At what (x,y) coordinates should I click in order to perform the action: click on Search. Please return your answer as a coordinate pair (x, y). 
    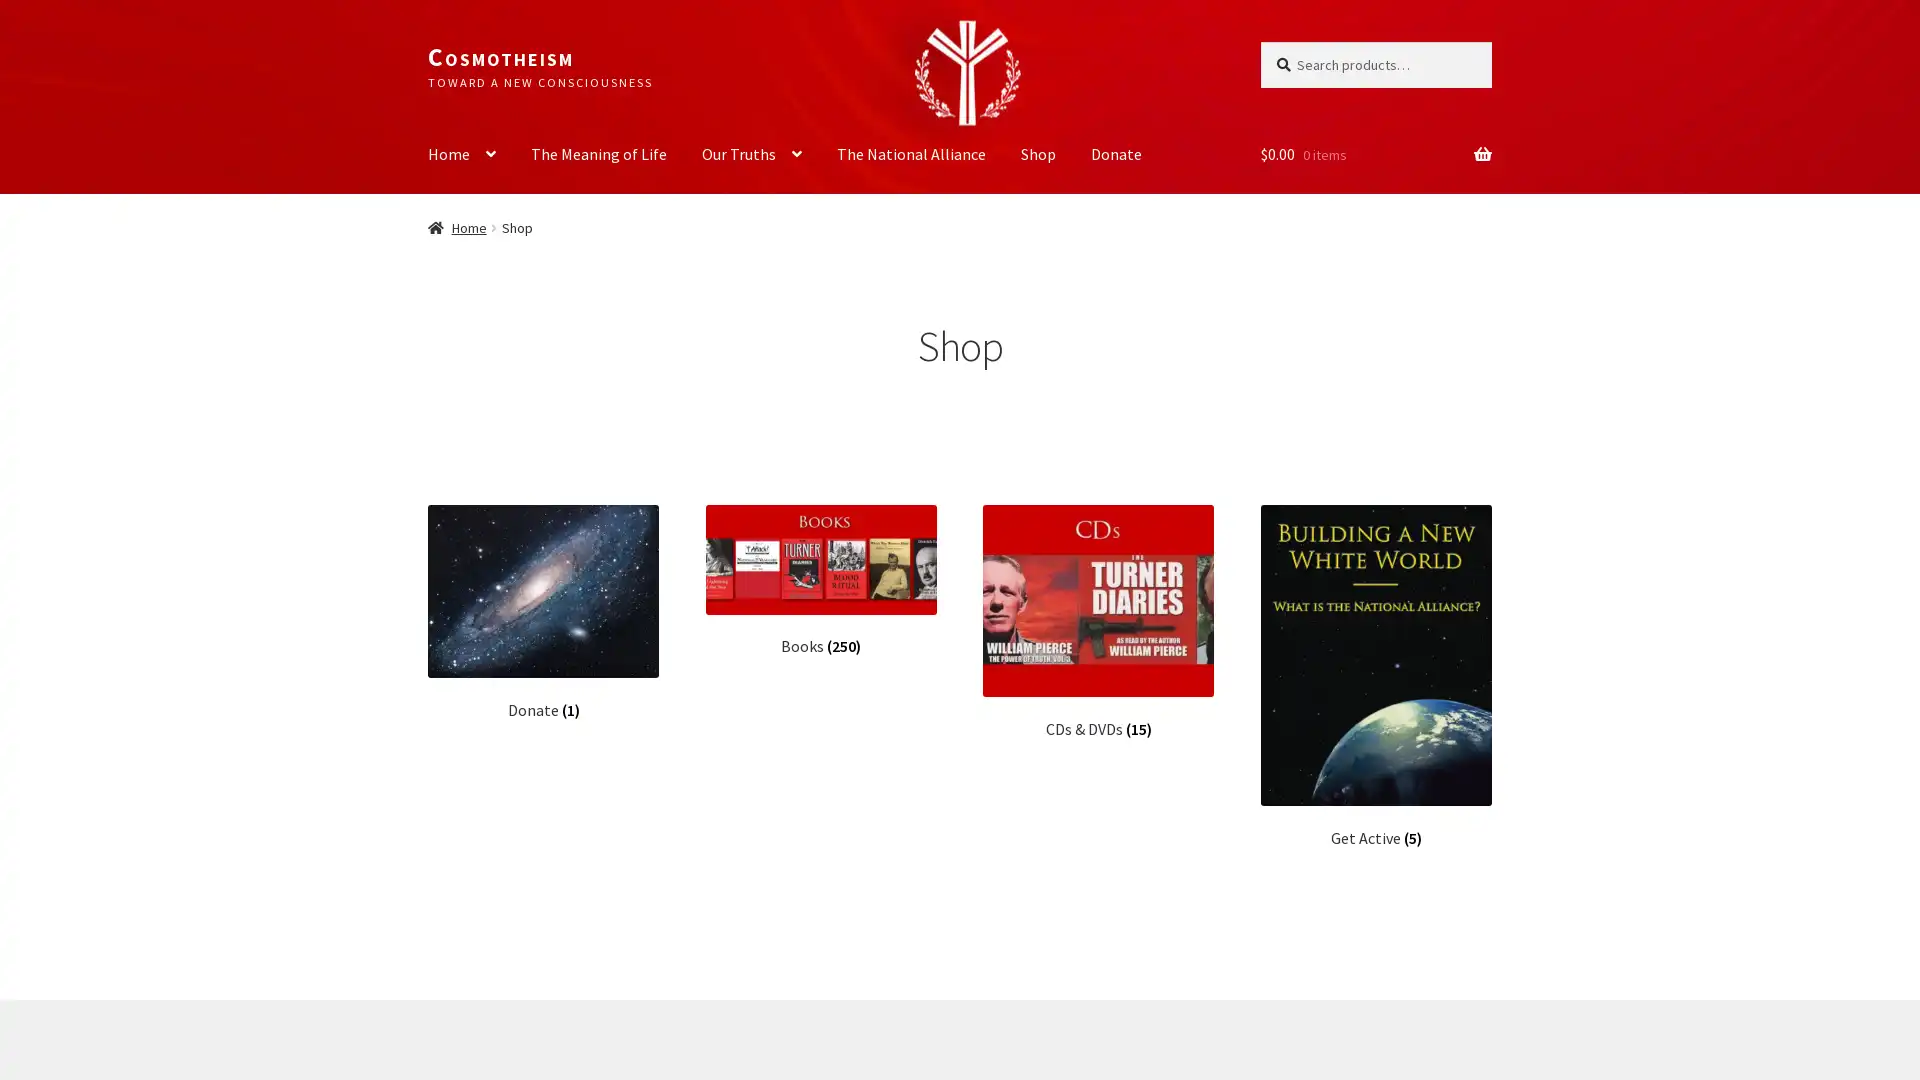
    Looking at the image, I should click on (1258, 40).